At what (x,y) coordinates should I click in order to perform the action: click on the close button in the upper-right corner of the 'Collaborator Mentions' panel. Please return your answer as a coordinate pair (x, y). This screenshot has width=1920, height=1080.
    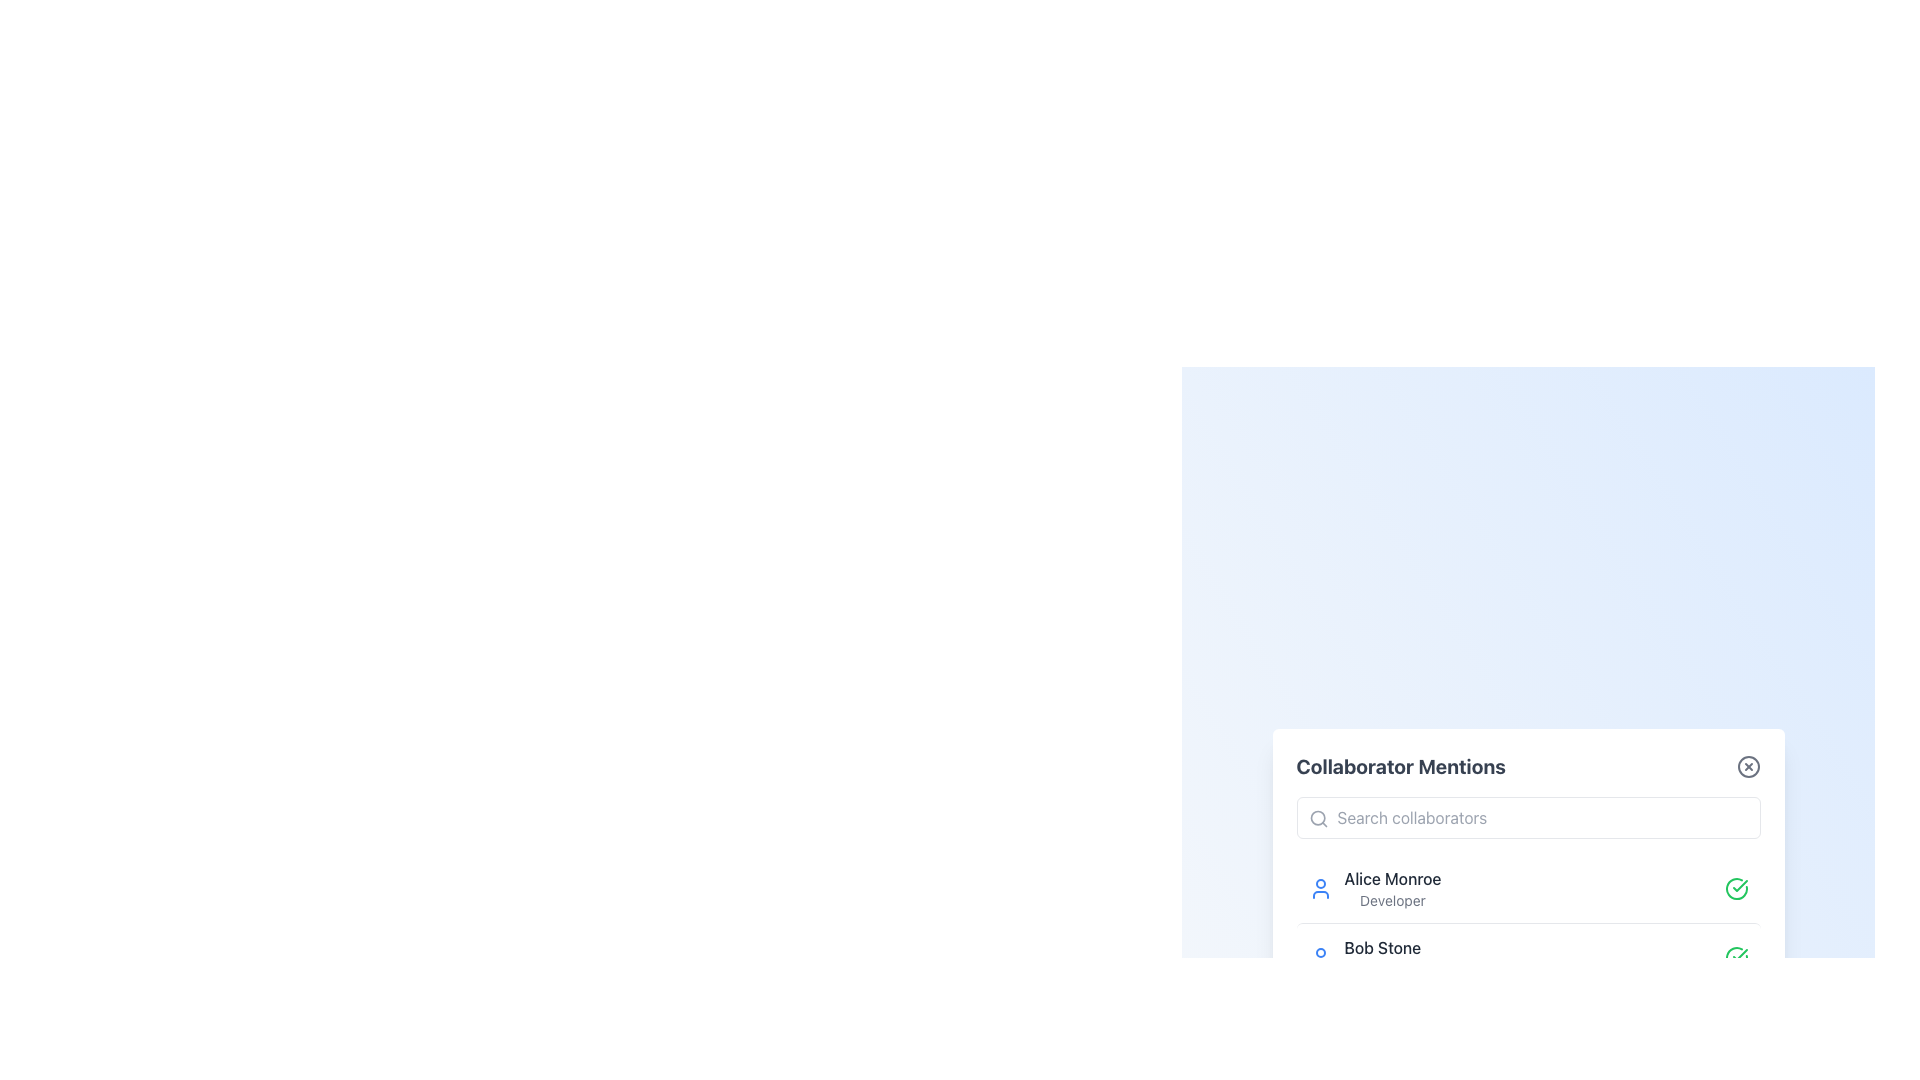
    Looking at the image, I should click on (1747, 766).